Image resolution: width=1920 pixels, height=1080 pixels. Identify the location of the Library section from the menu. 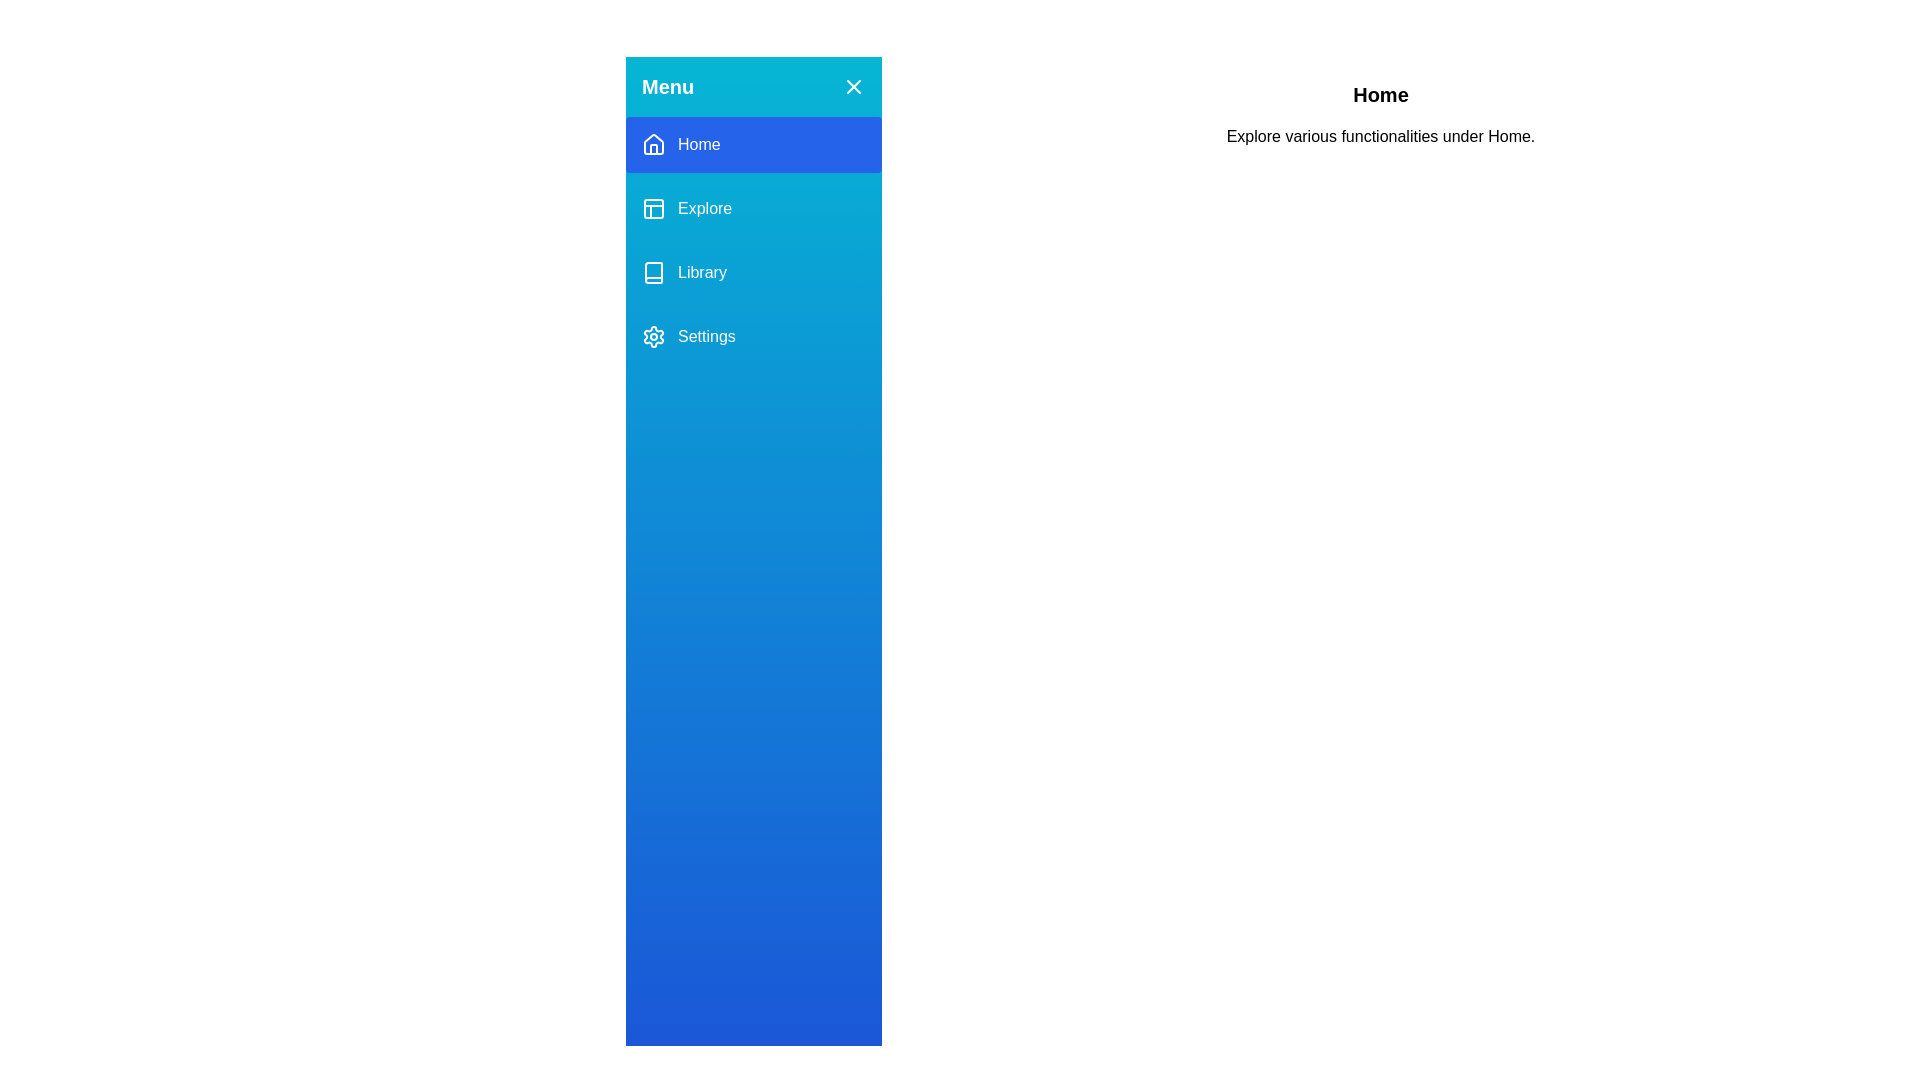
(752, 273).